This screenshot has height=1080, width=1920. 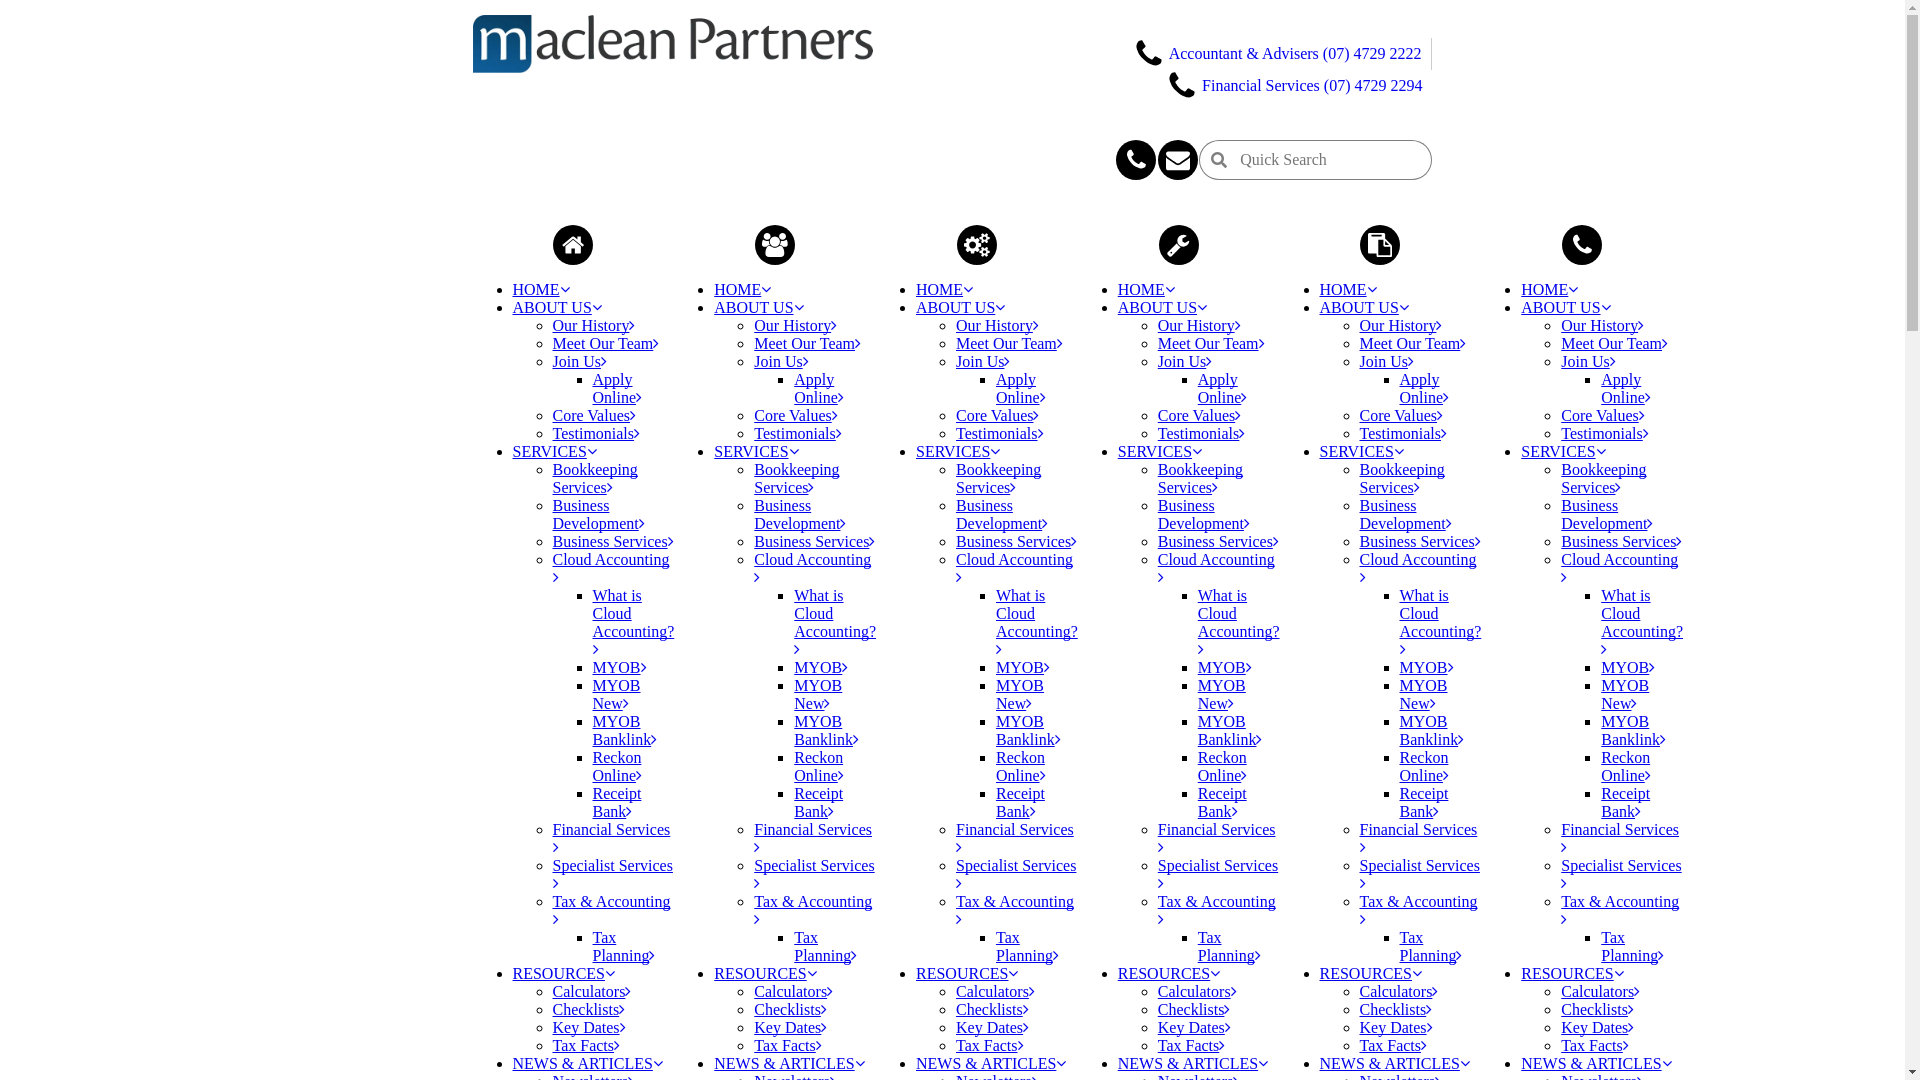 What do you see at coordinates (960, 307) in the screenshot?
I see `'ABOUT US'` at bounding box center [960, 307].